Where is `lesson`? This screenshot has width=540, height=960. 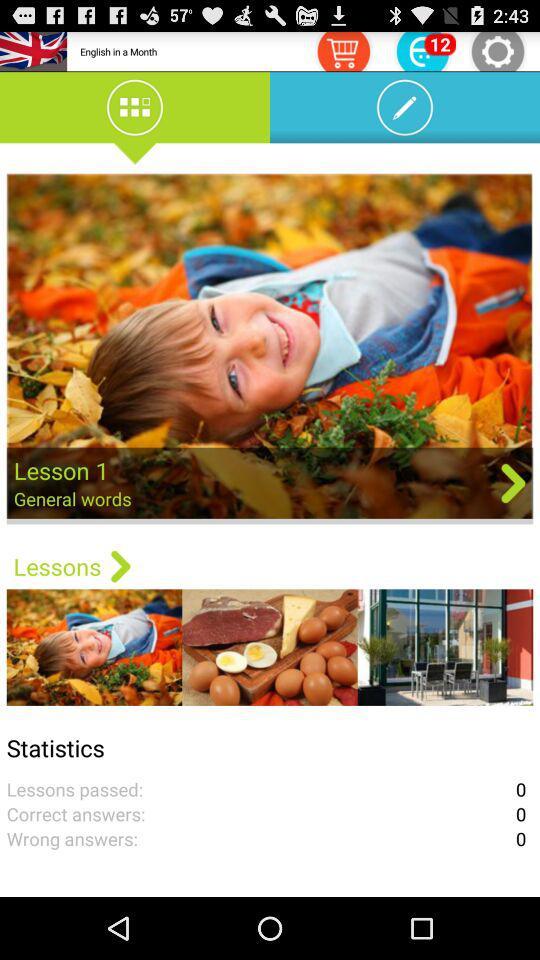 lesson is located at coordinates (270, 348).